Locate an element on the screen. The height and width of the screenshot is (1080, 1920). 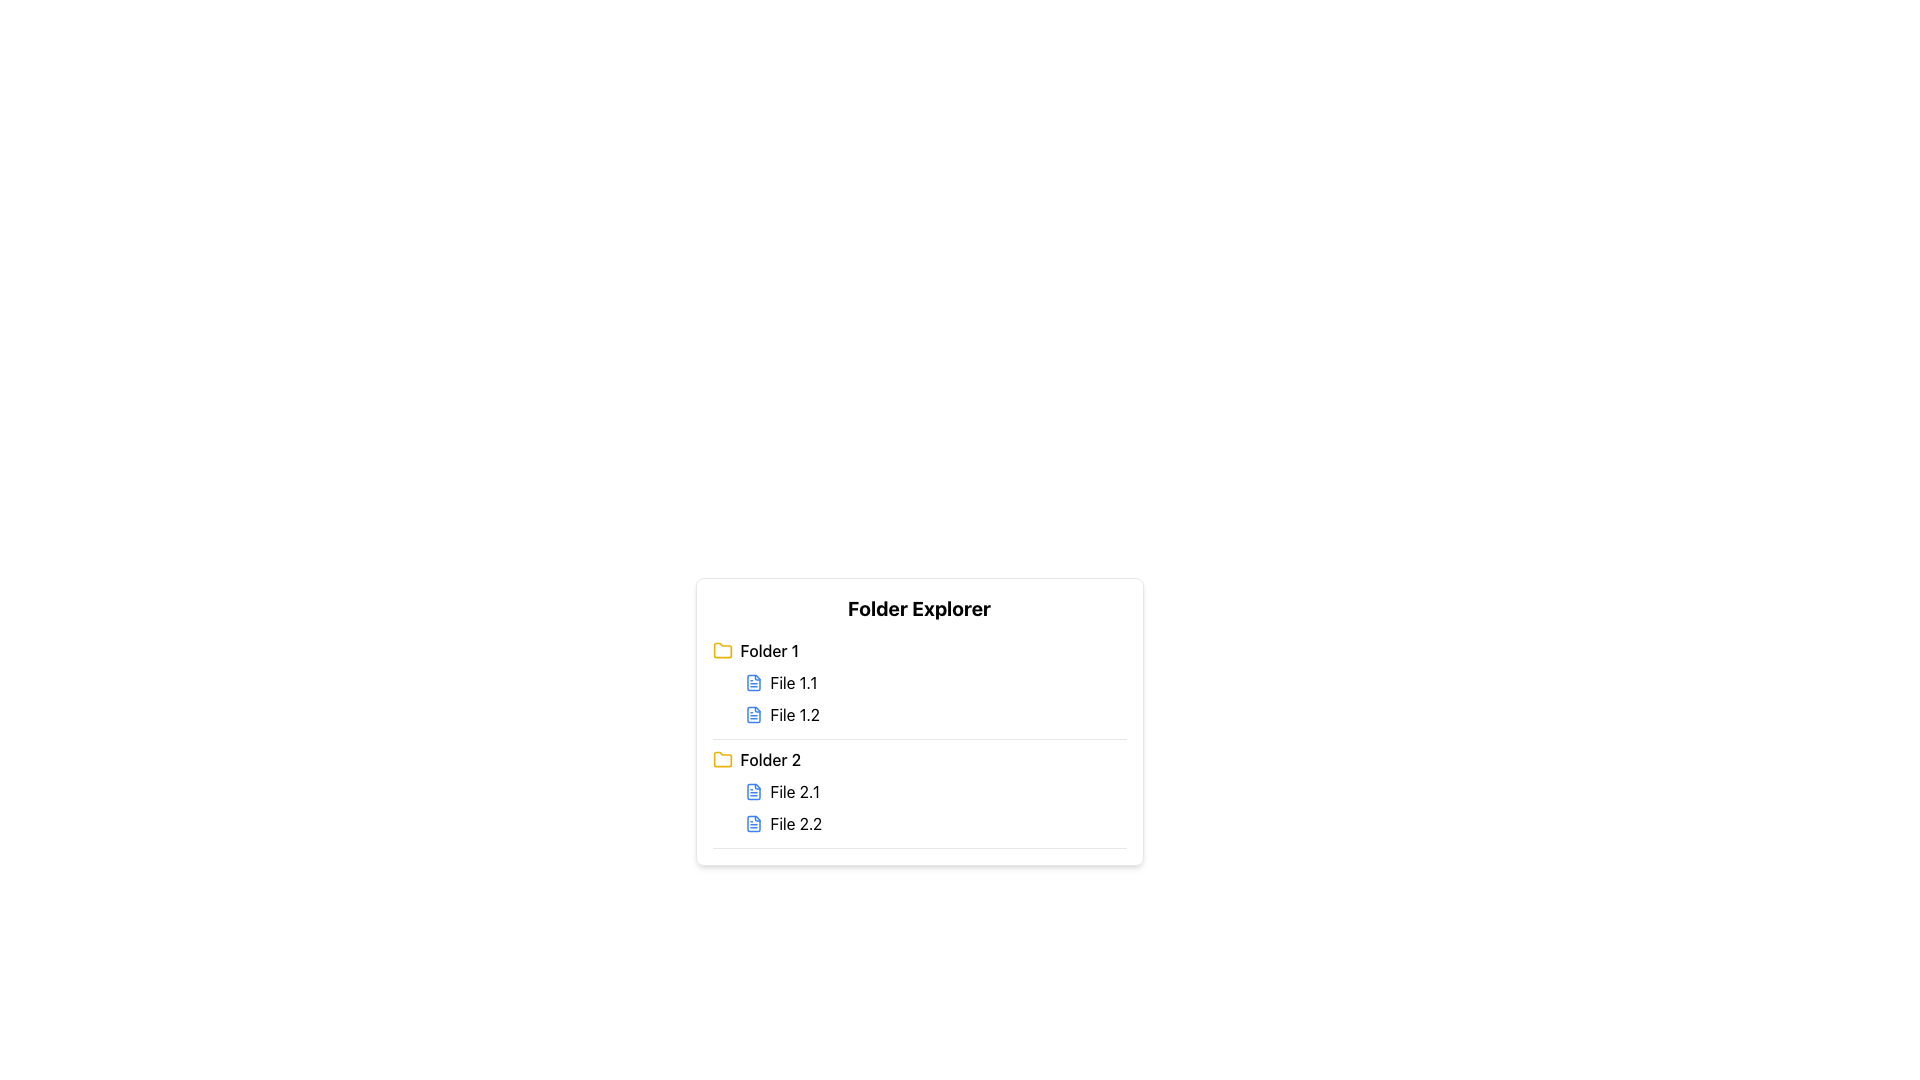
the text label reading 'File 1.1' which is positioned under 'Folder 1' and above 'File 1.2' in the folder explorer interface is located at coordinates (793, 681).